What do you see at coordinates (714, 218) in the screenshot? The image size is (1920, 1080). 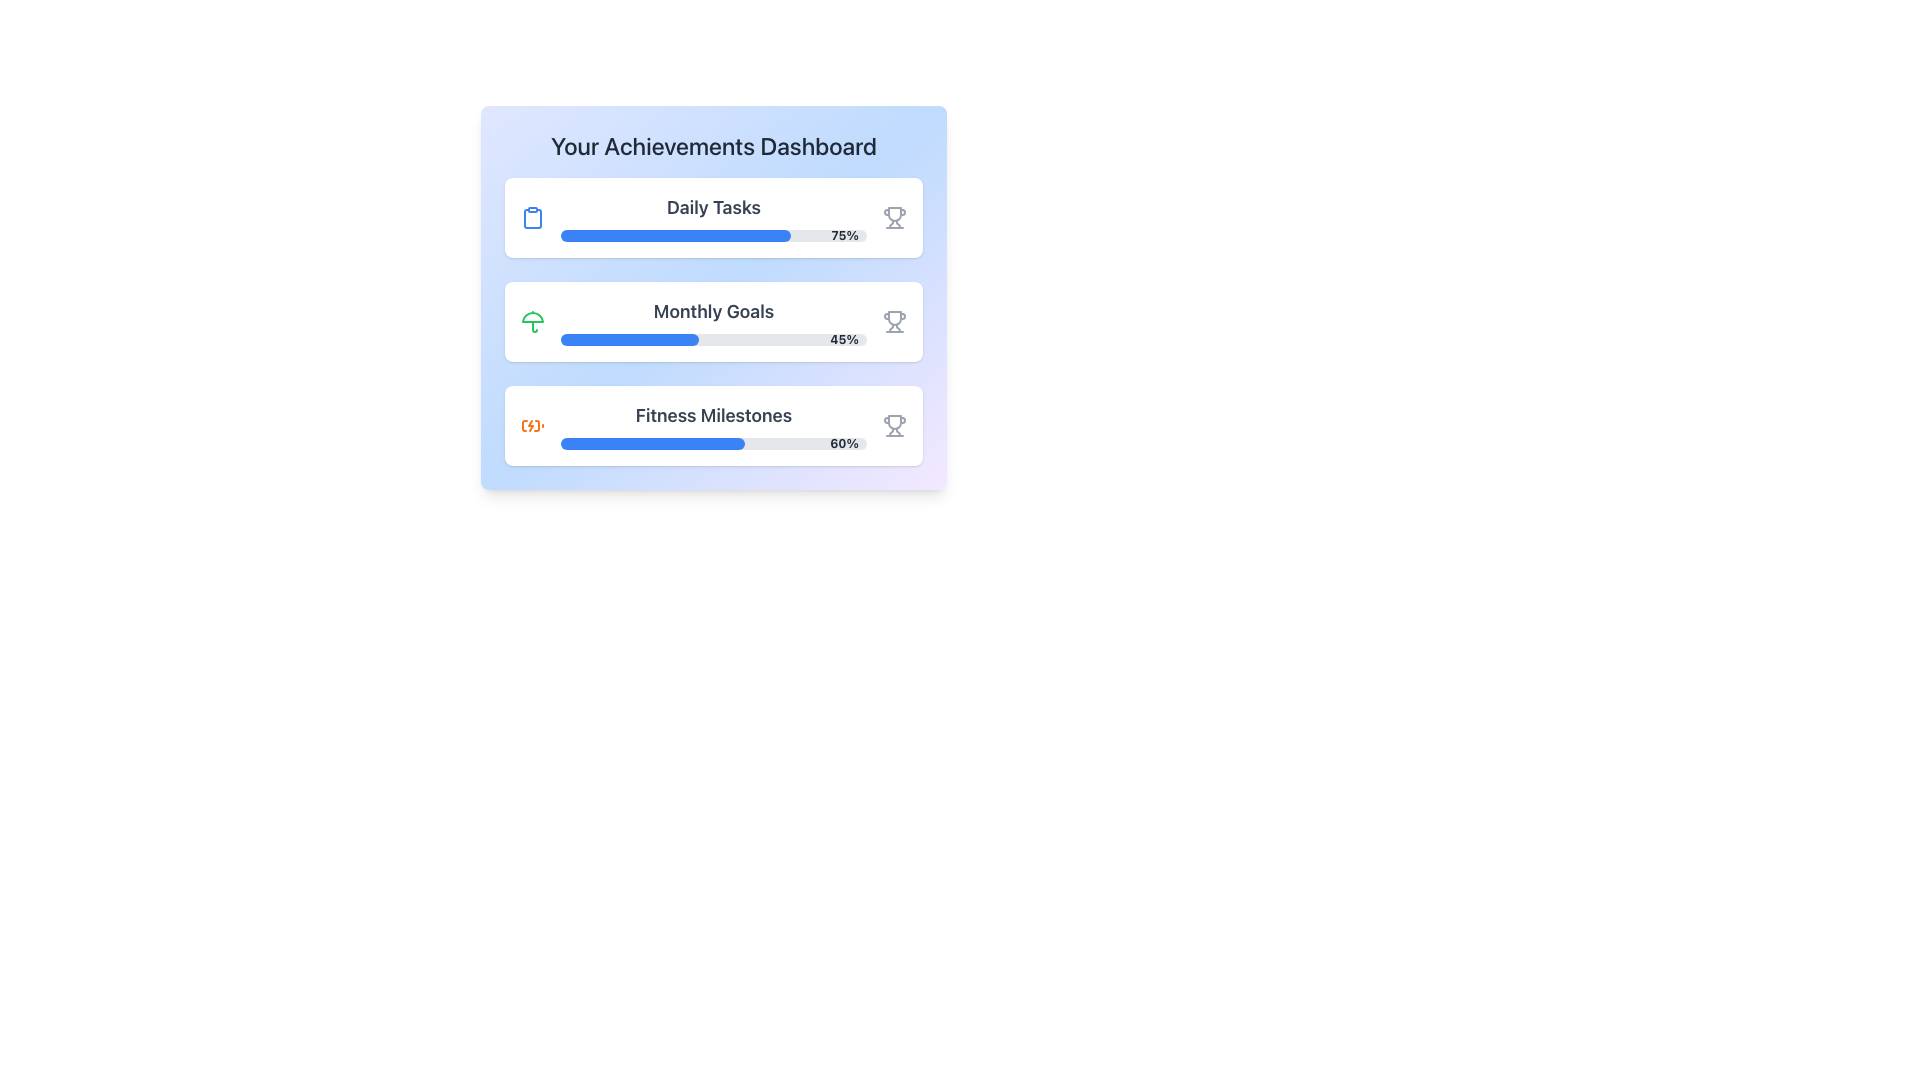 I see `the Progress Card at the top of the 'Your Achievements Dashboard' to get more information about daily tasks and goals` at bounding box center [714, 218].